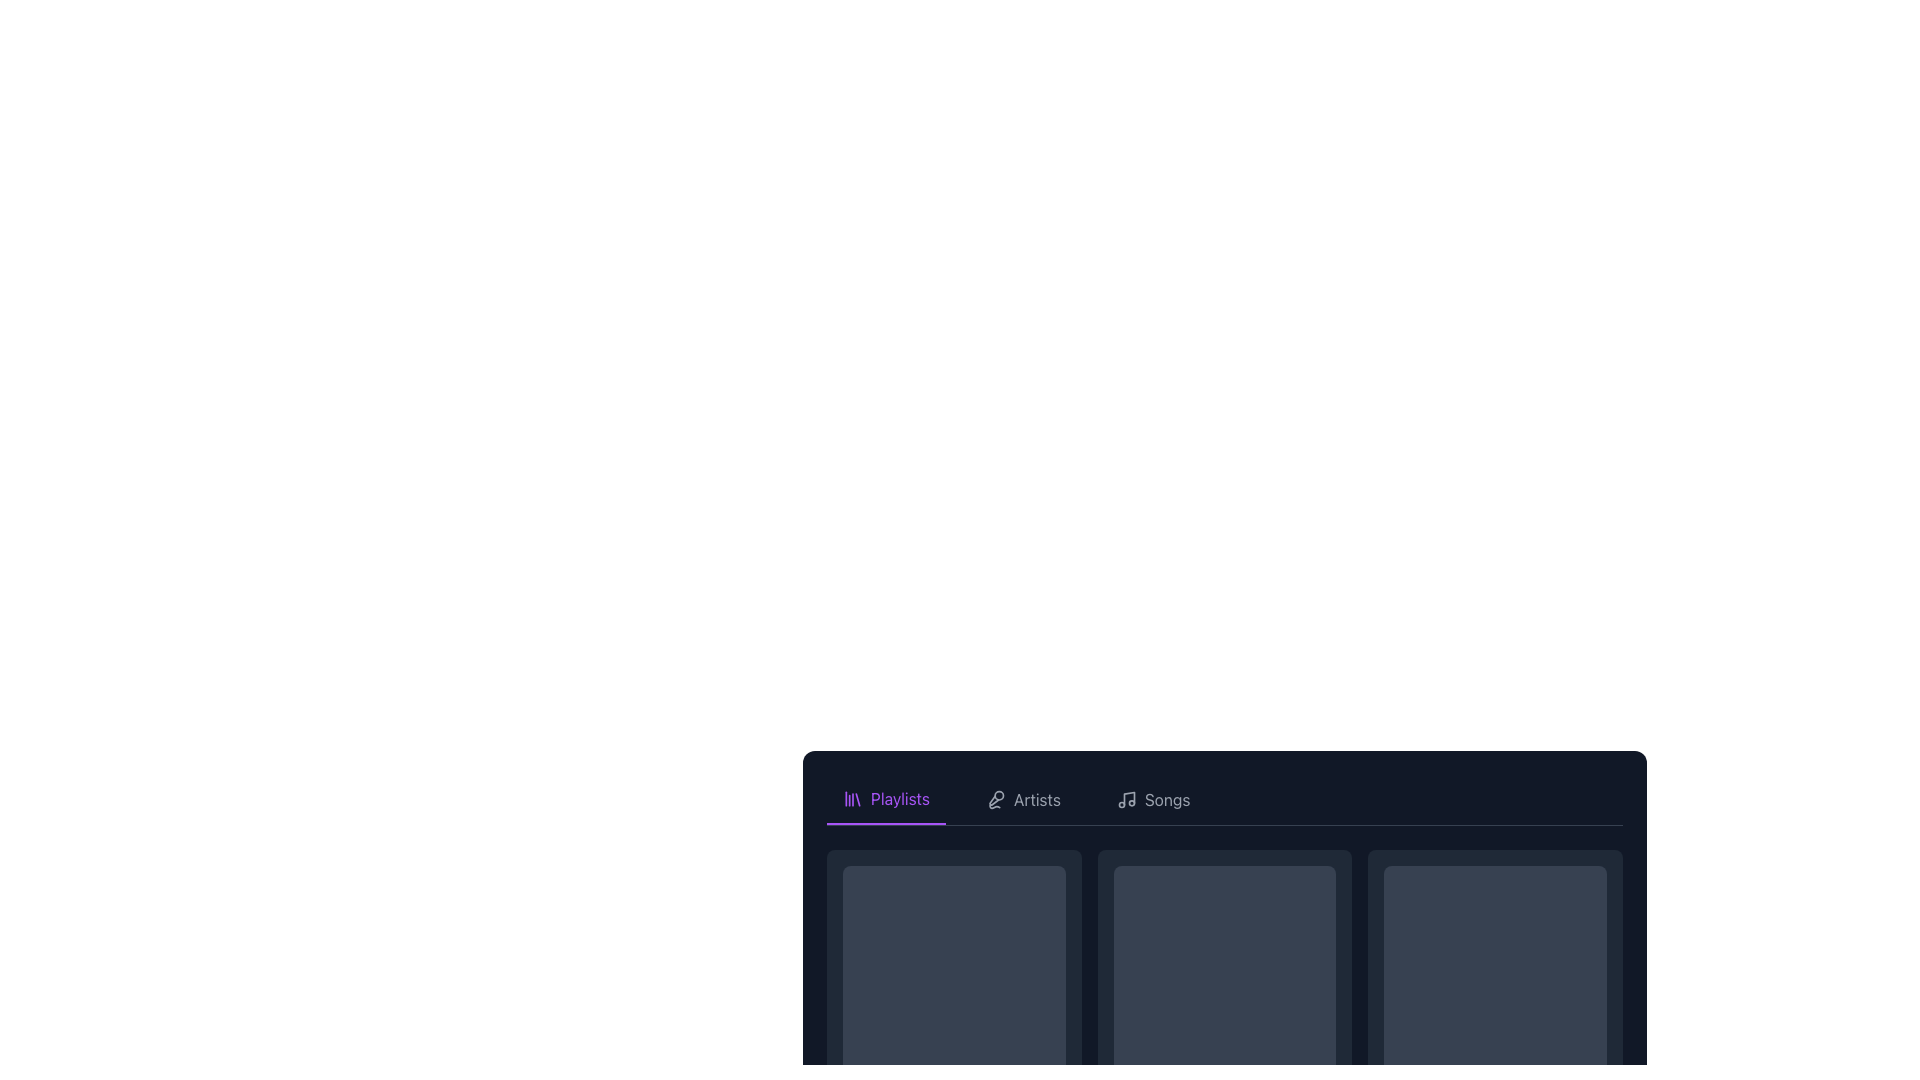 The image size is (1920, 1080). What do you see at coordinates (995, 798) in the screenshot?
I see `the artist icon located in the top navigation bar, which visually indicates the section pertains to artists or vocalists` at bounding box center [995, 798].